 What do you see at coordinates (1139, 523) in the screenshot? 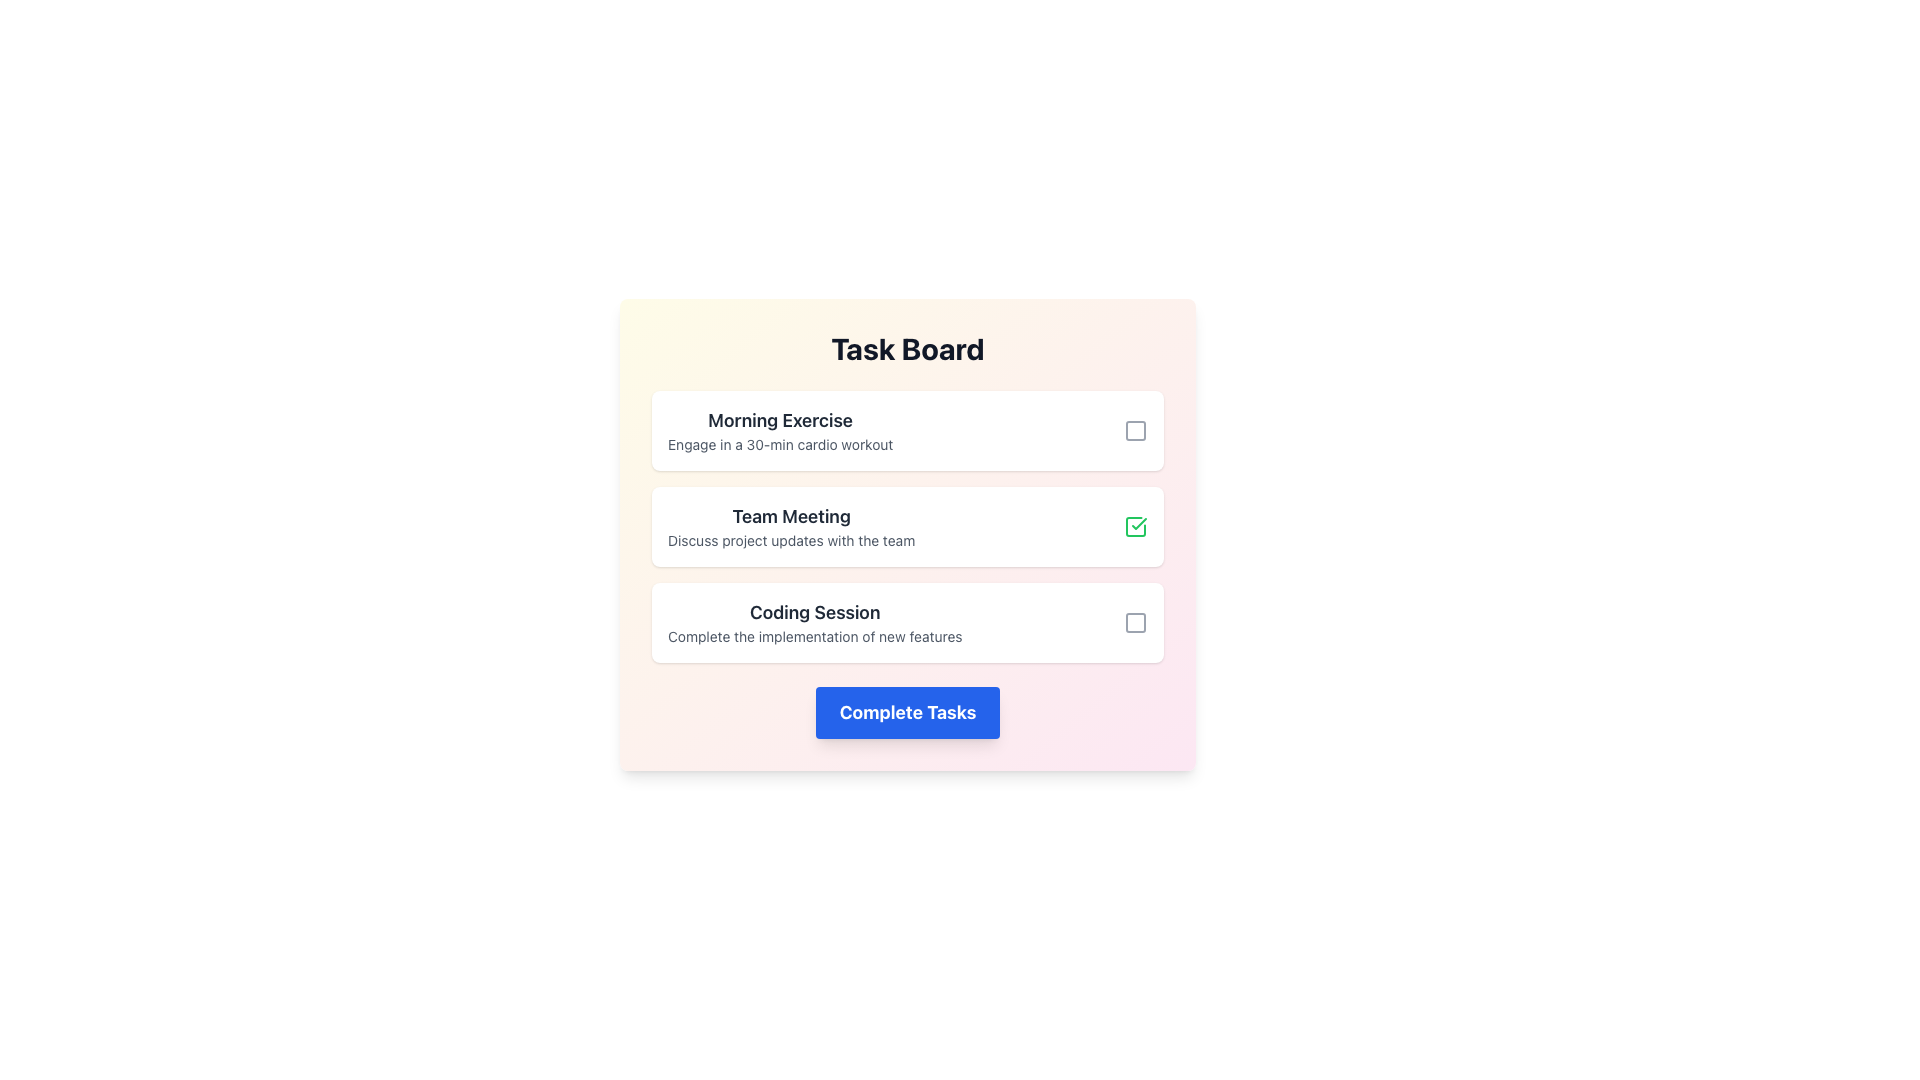
I see `the green checkmark icon indicating completion for the 'Team Meeting' task in the second row of the task list` at bounding box center [1139, 523].